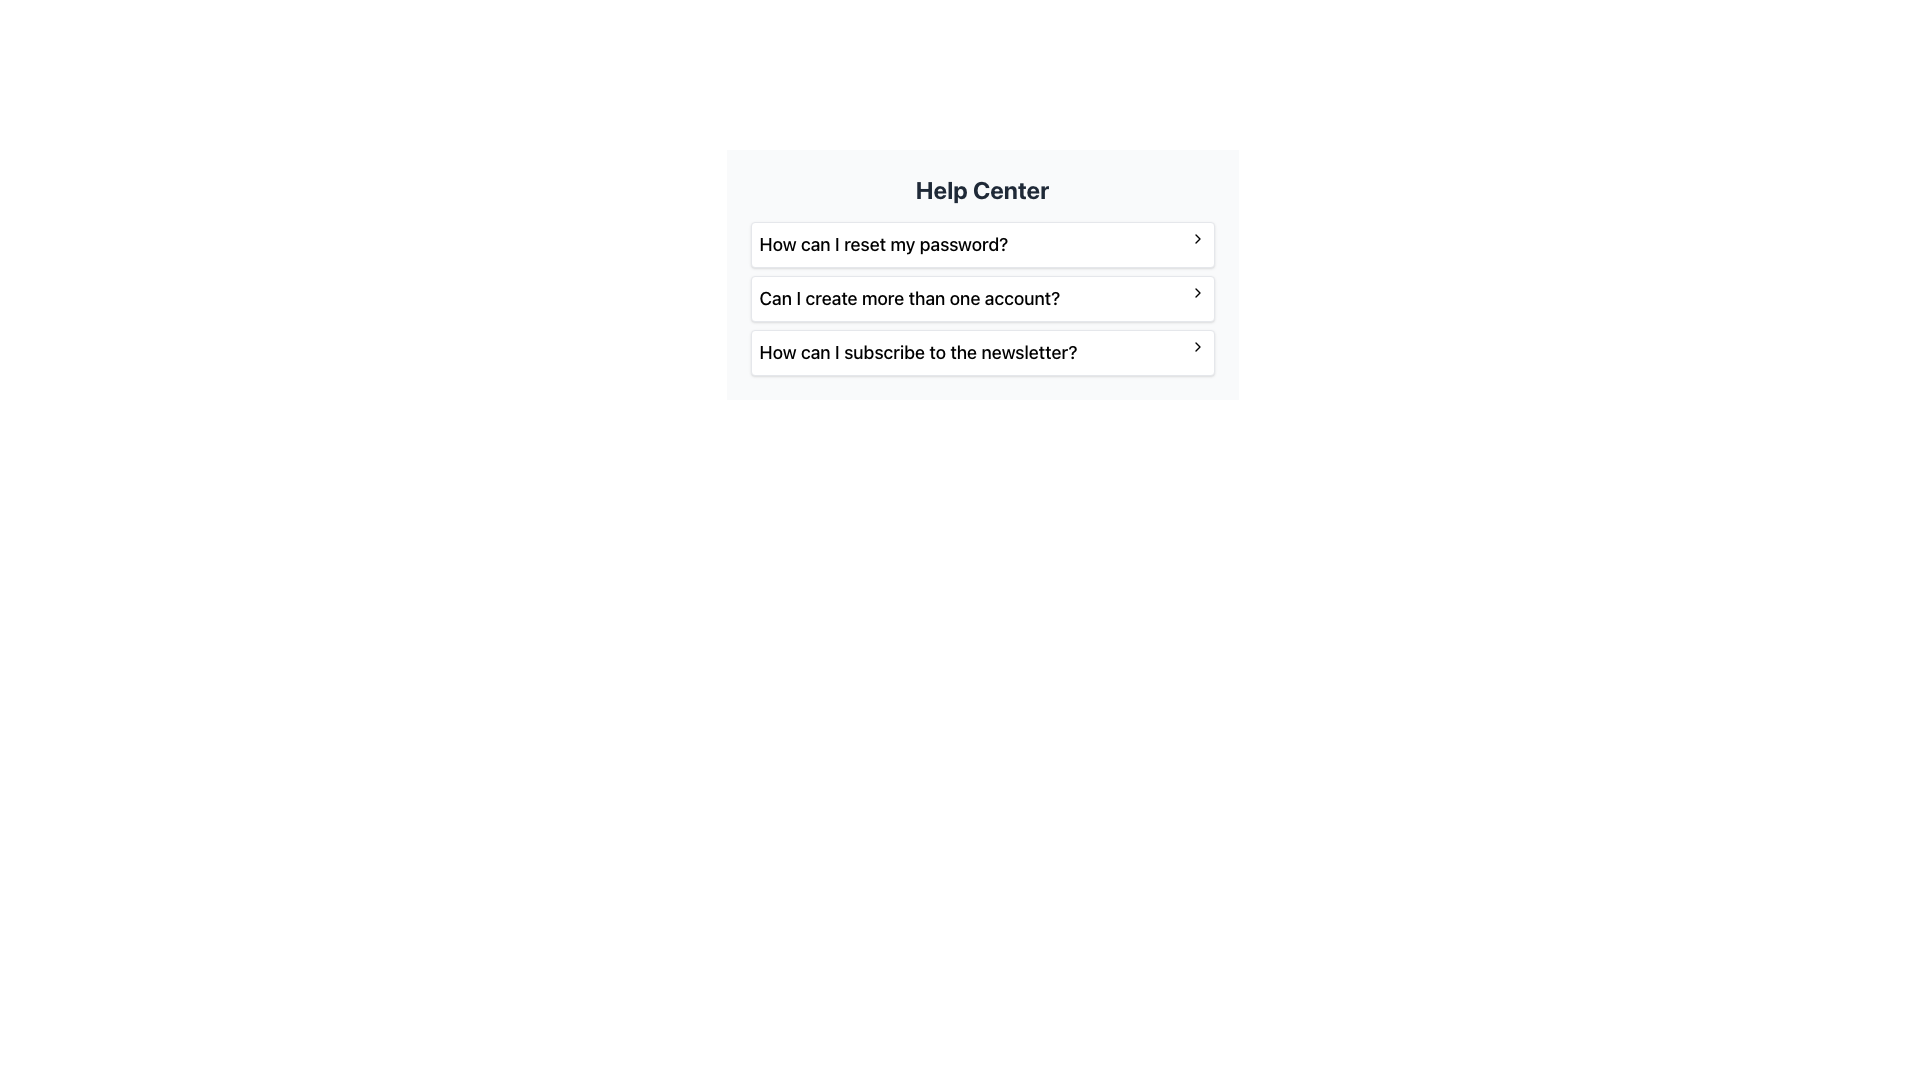  Describe the element at coordinates (982, 299) in the screenshot. I see `the text-based question 'Can I create more than one account?' in the Interactive FAQ item` at that location.